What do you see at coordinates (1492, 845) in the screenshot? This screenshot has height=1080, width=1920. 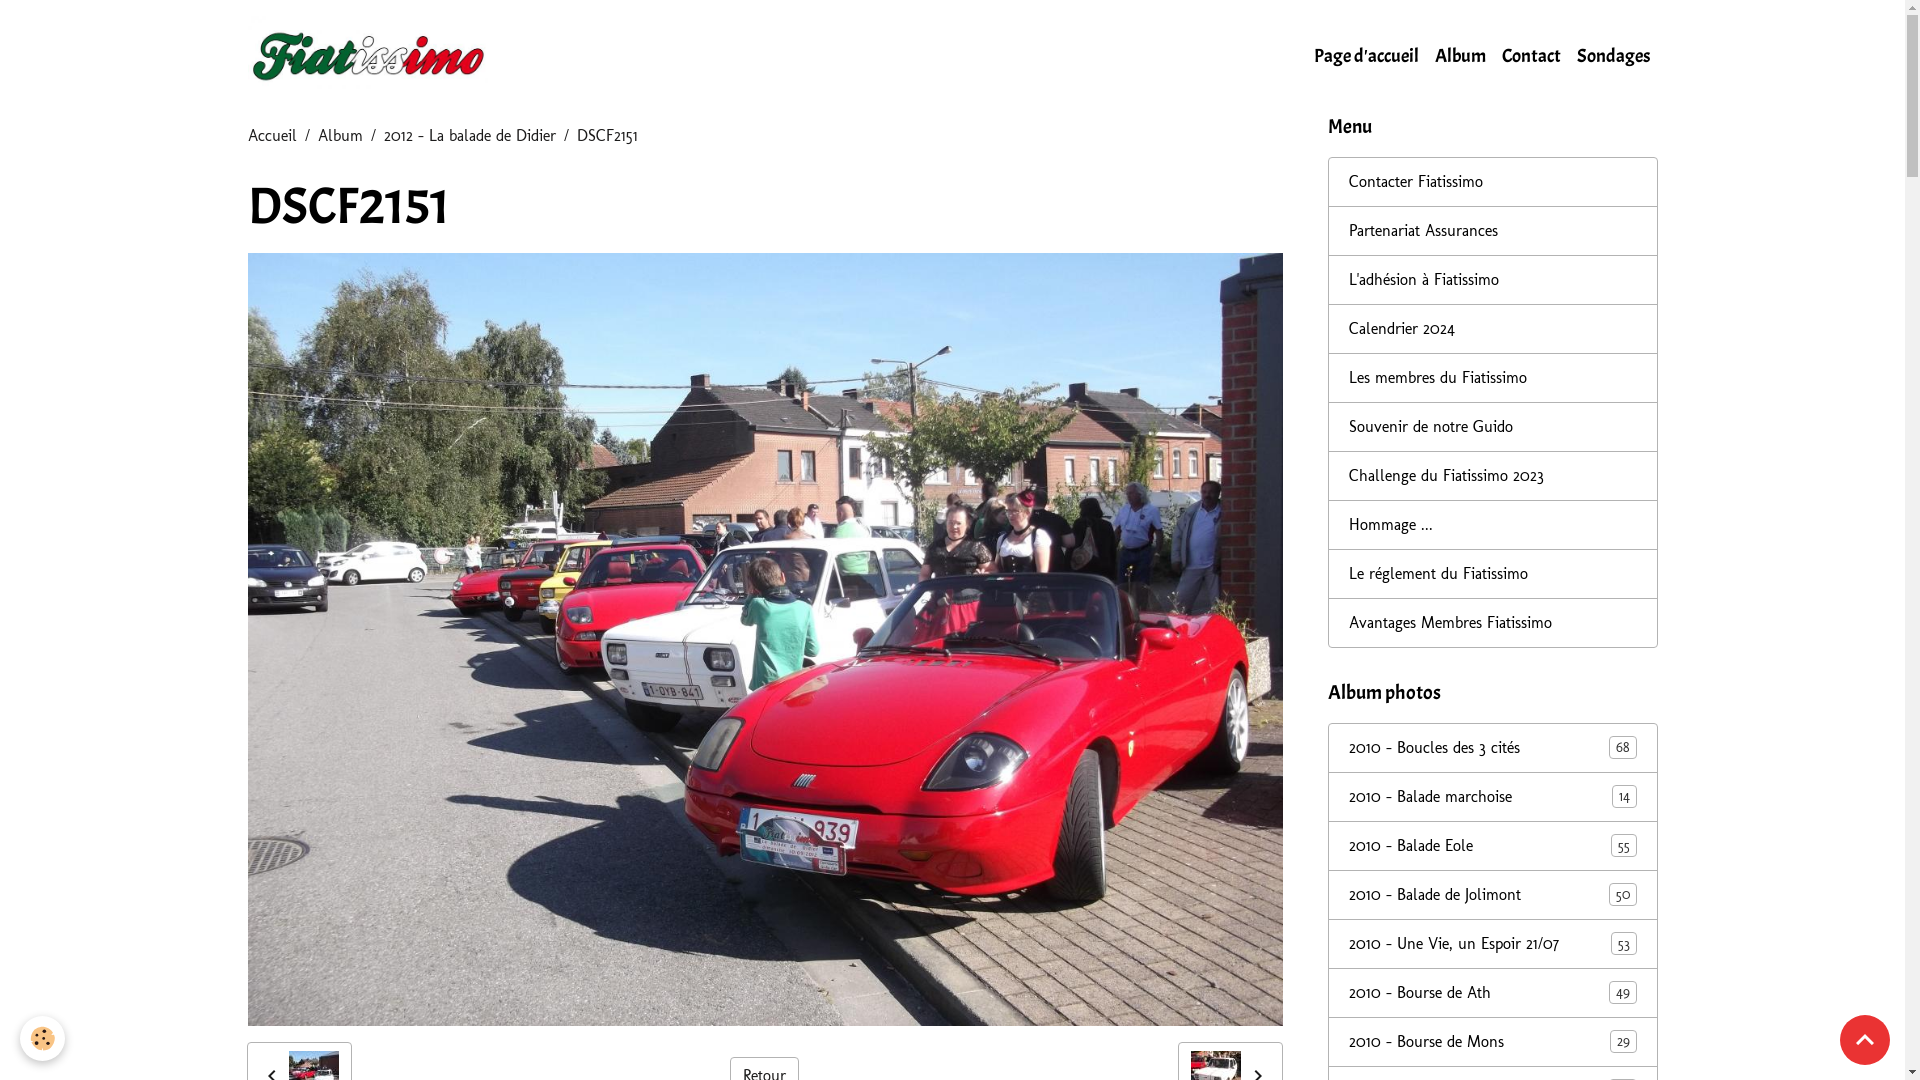 I see `'2010 - Balade Eole` at bounding box center [1492, 845].